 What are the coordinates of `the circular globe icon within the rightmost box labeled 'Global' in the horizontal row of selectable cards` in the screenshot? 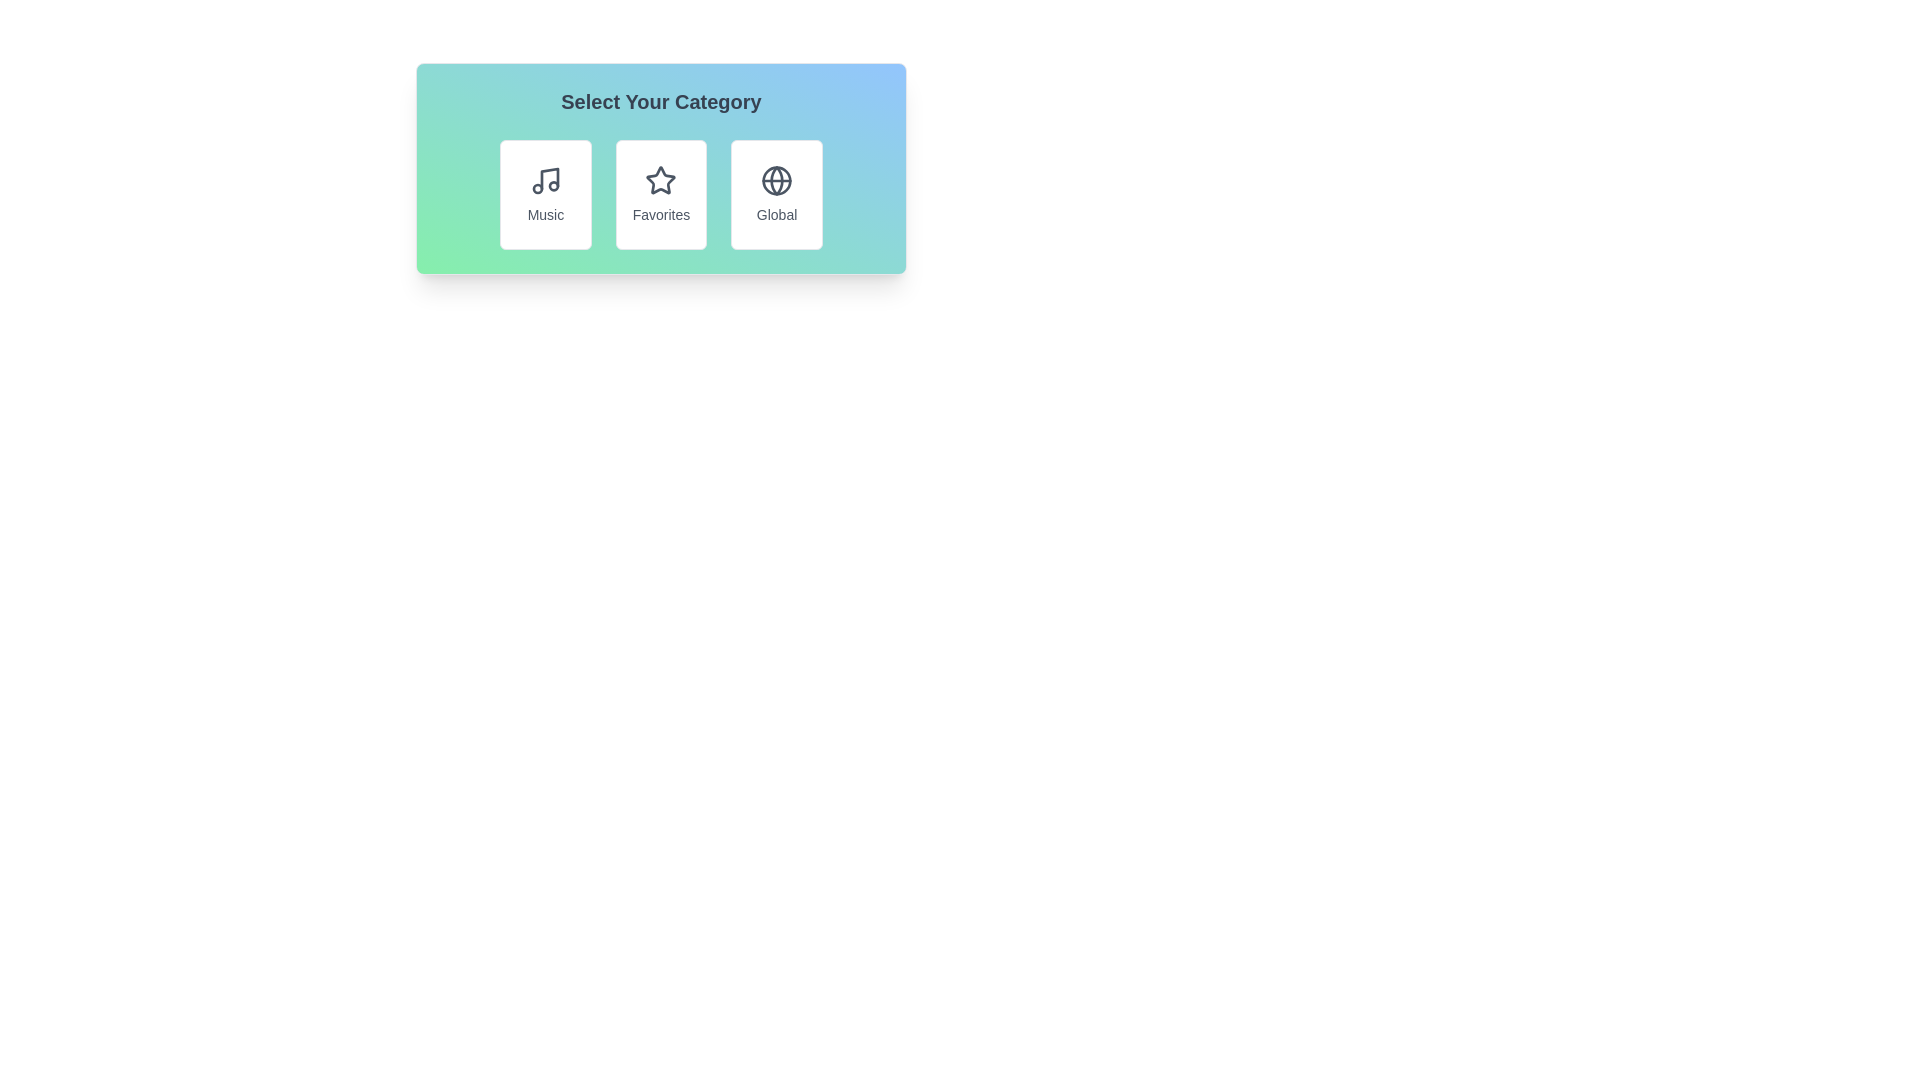 It's located at (776, 181).